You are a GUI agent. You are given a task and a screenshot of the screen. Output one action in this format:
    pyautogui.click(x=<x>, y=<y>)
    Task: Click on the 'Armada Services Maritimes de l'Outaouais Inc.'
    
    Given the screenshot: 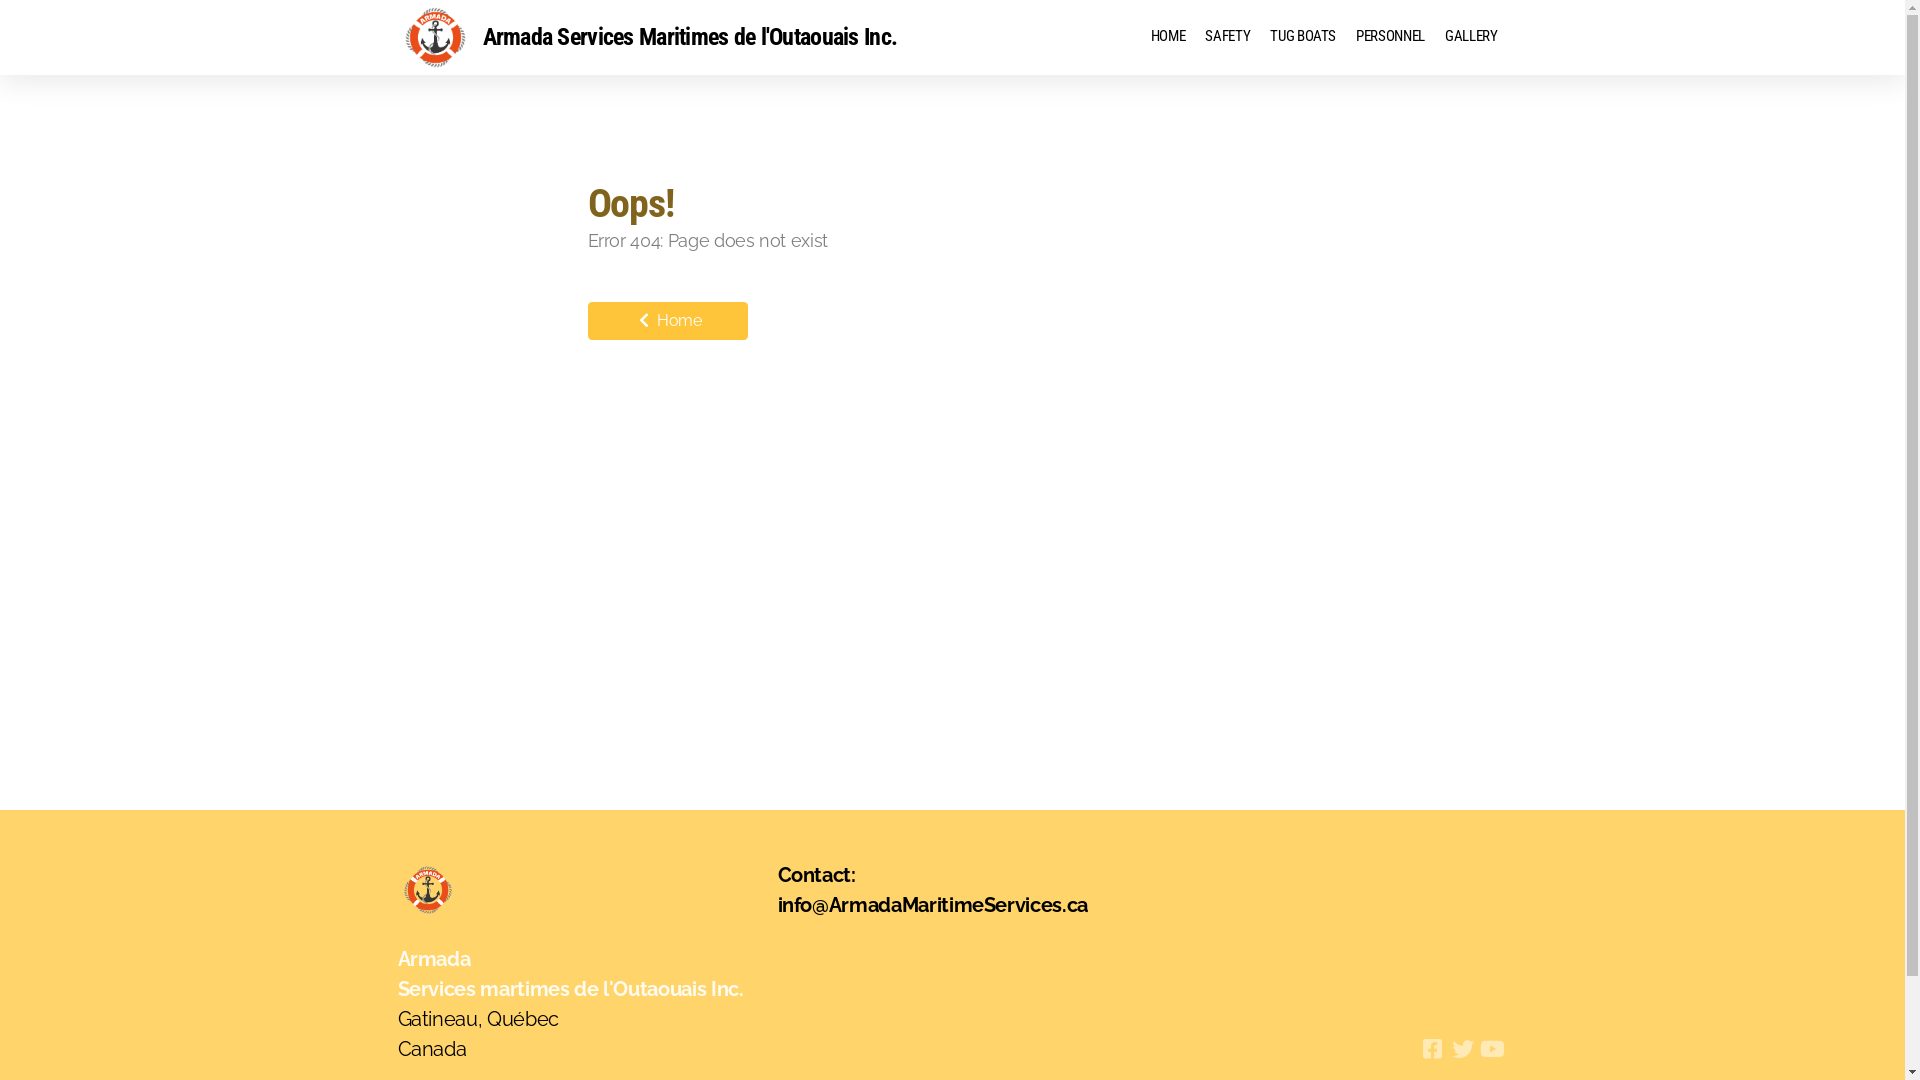 What is the action you would take?
    pyautogui.click(x=648, y=37)
    